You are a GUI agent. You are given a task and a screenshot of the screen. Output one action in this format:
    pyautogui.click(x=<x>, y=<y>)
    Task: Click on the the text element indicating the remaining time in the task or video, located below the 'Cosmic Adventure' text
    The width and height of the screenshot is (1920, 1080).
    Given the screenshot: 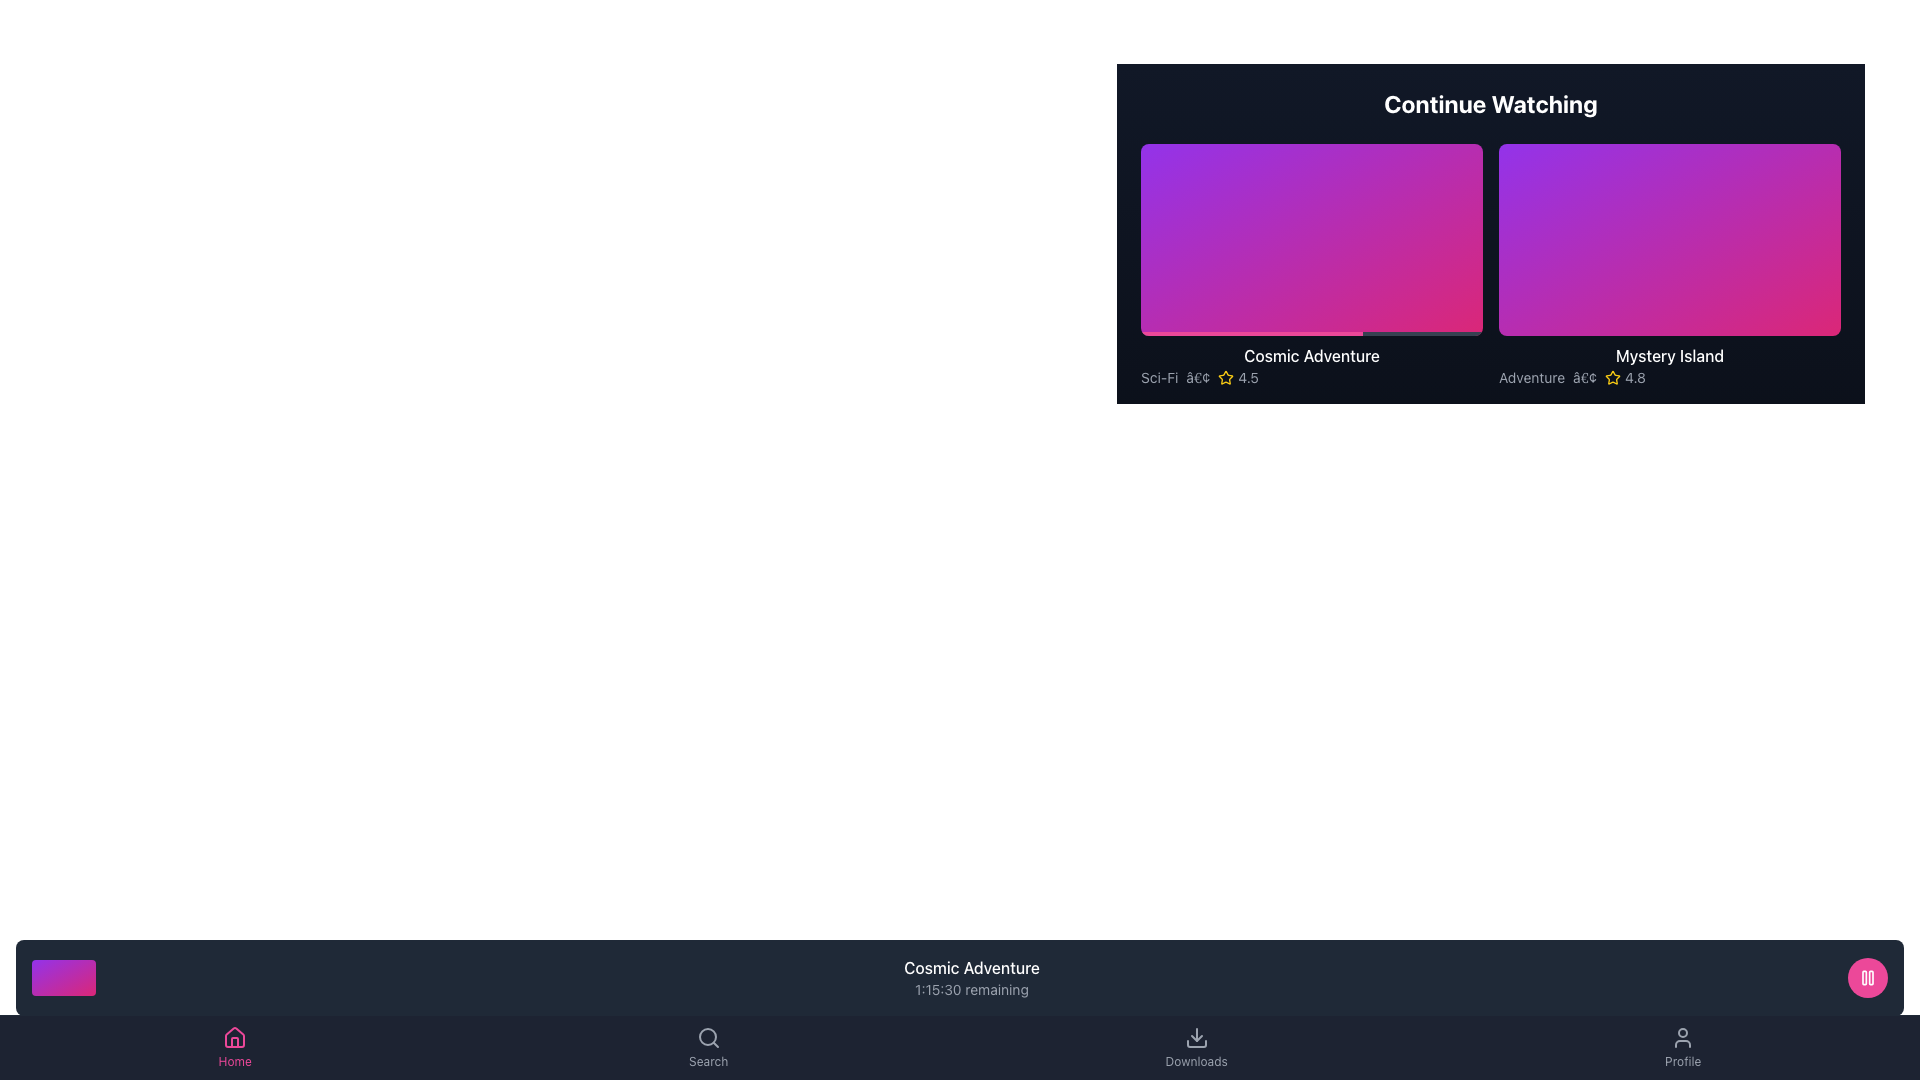 What is the action you would take?
    pyautogui.click(x=971, y=990)
    